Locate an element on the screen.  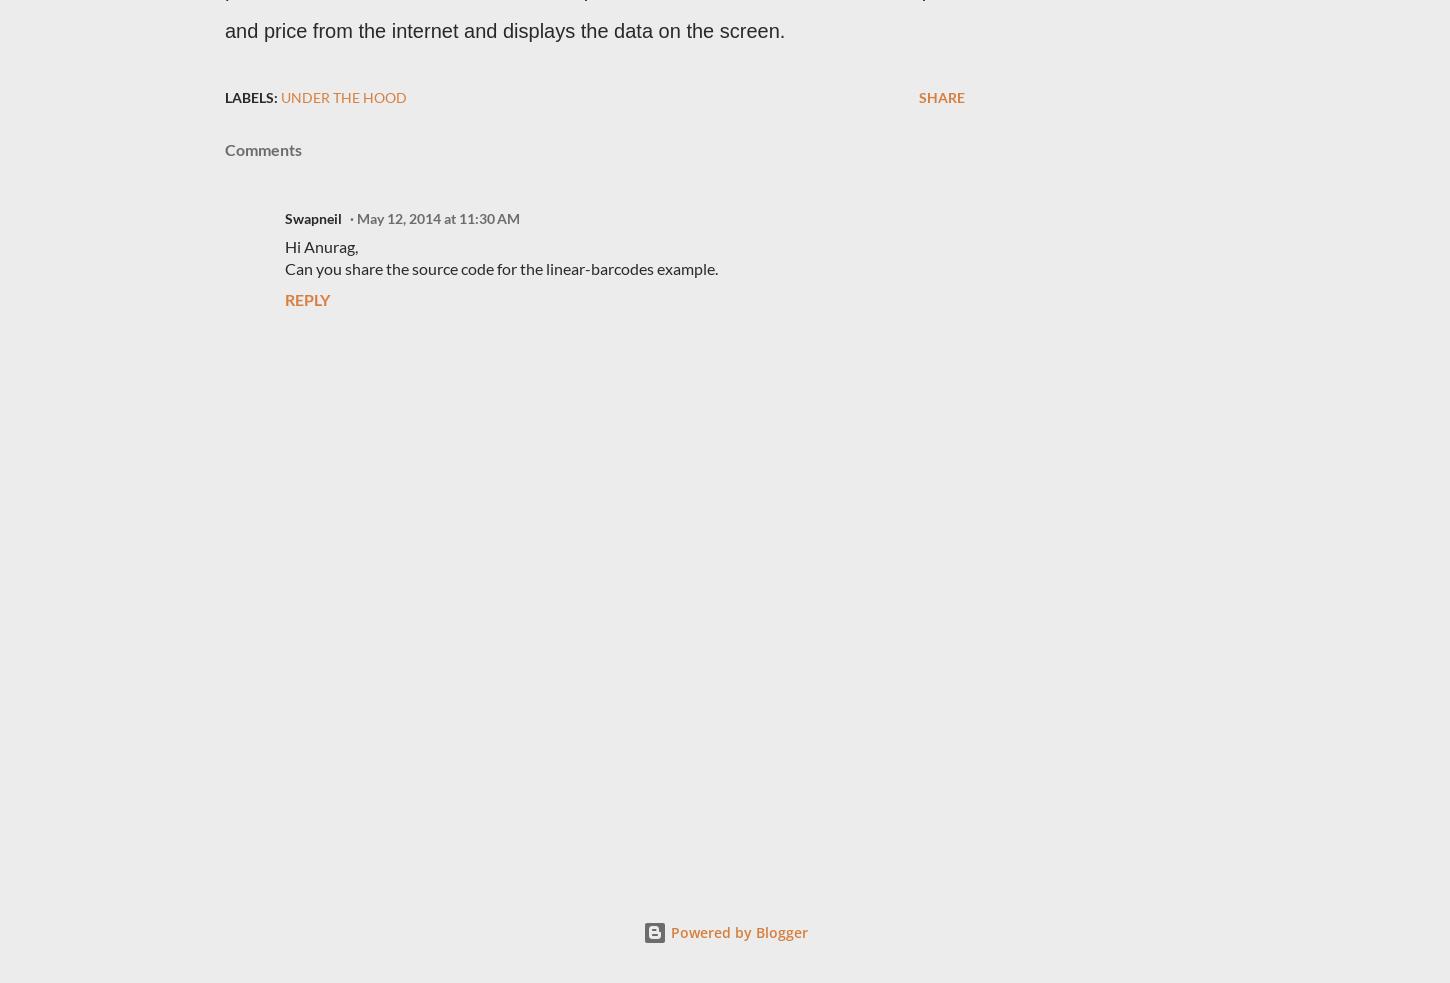
'Comments' is located at coordinates (263, 148).